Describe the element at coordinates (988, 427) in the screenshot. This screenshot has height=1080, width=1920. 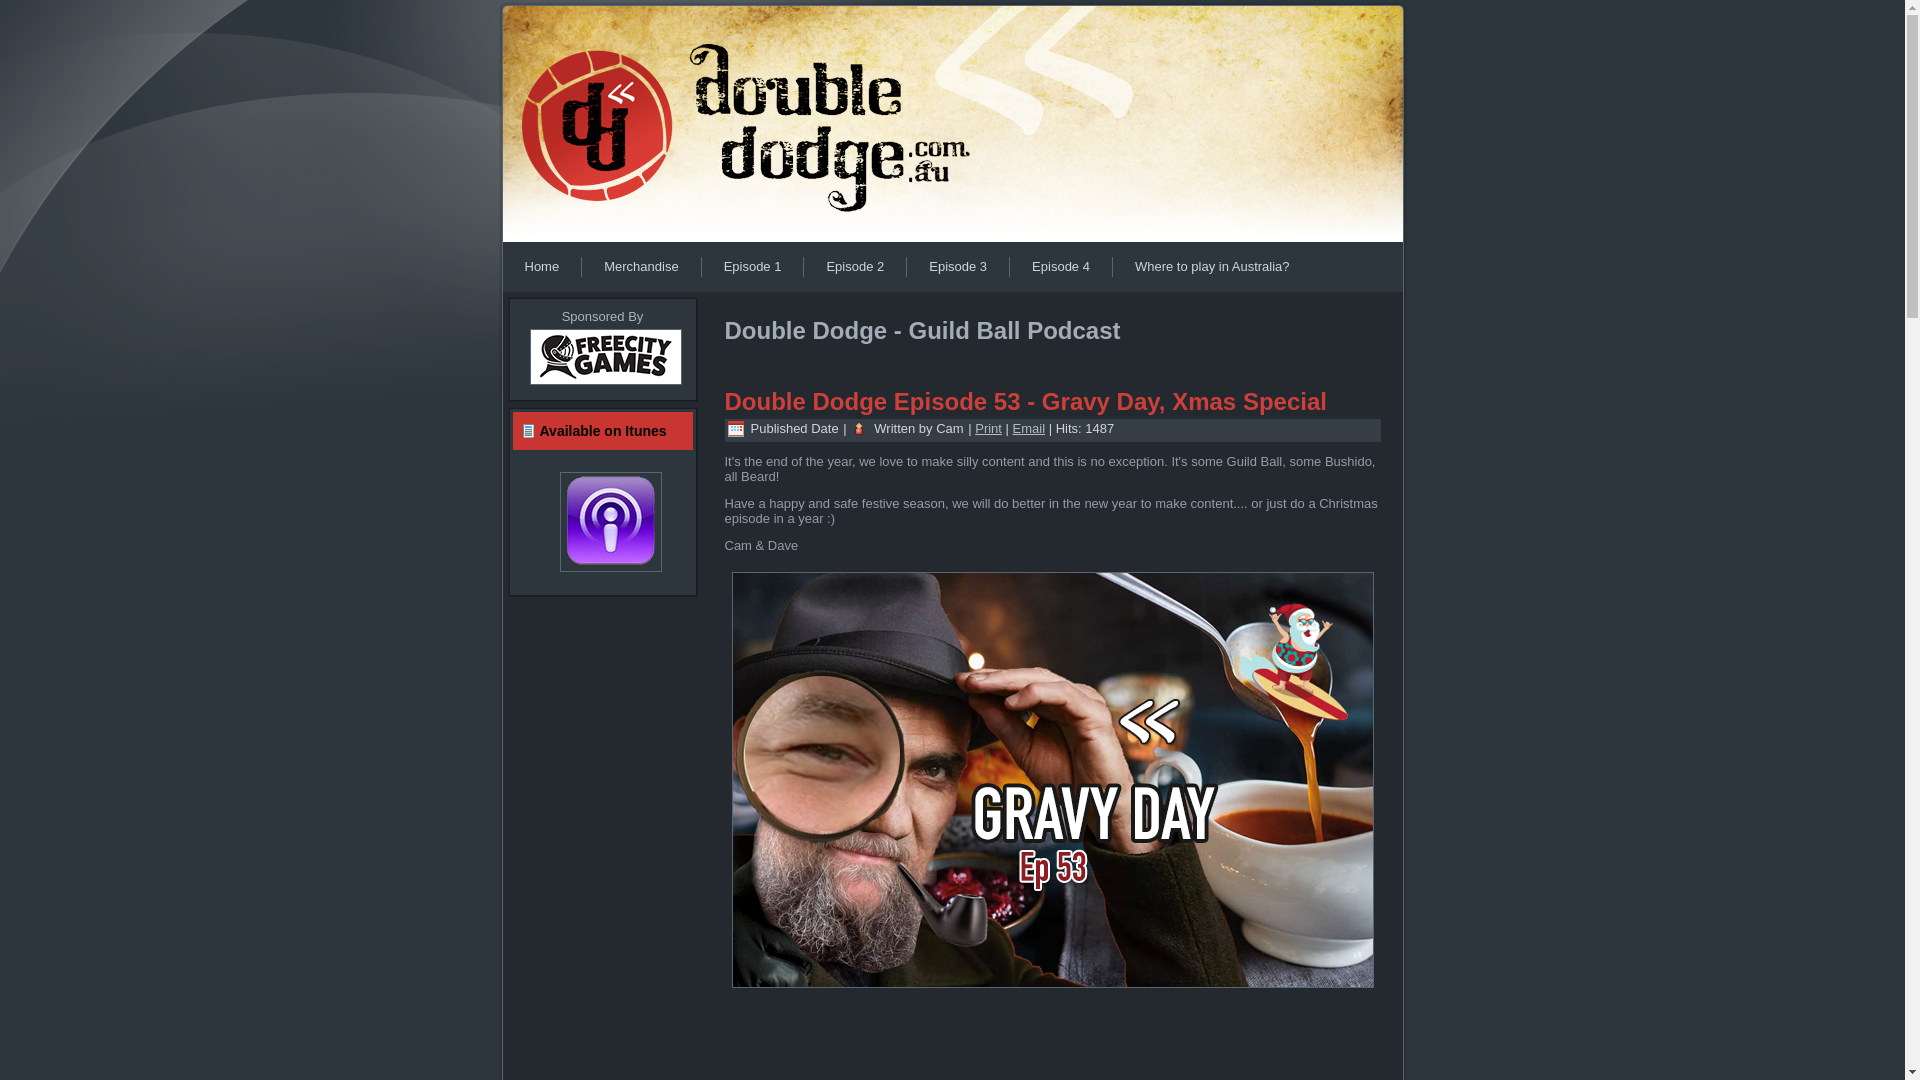
I see `'Print'` at that location.